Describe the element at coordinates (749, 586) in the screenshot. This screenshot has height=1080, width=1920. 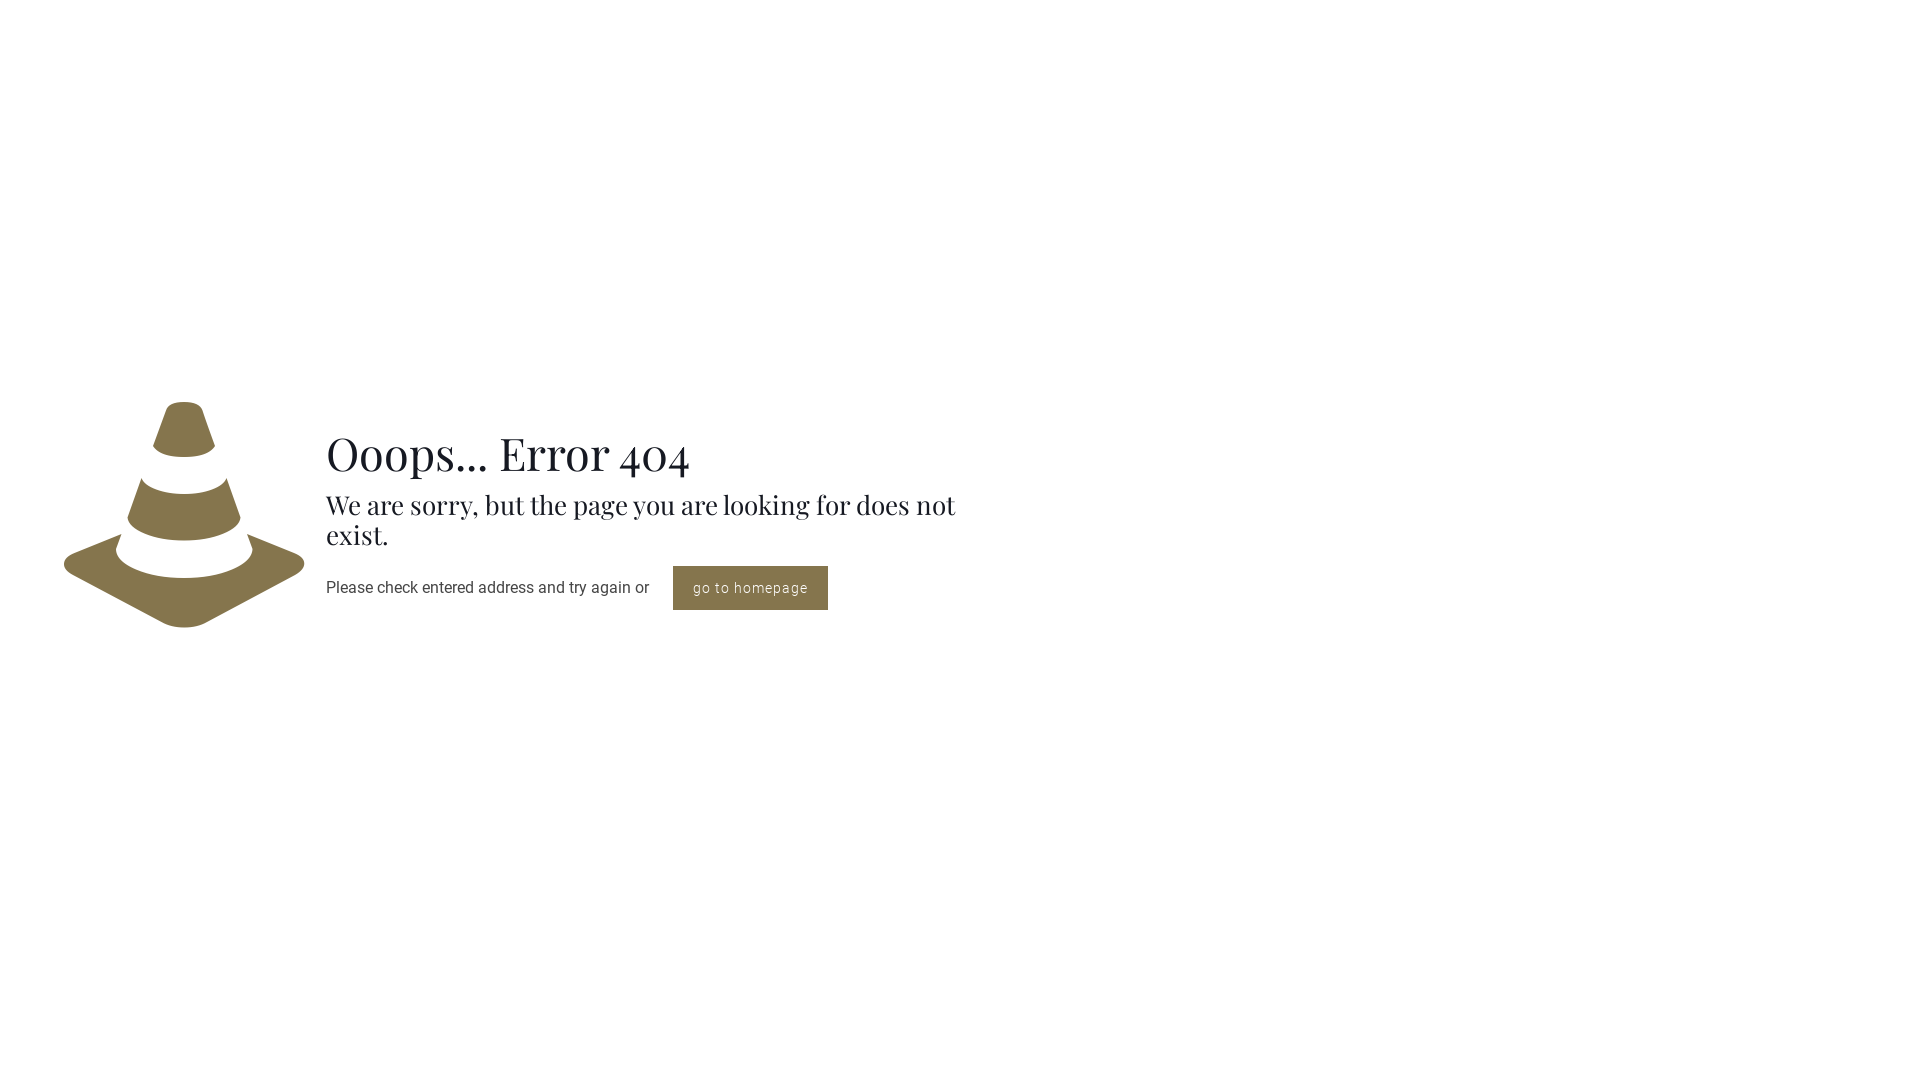
I see `'go to homepage'` at that location.